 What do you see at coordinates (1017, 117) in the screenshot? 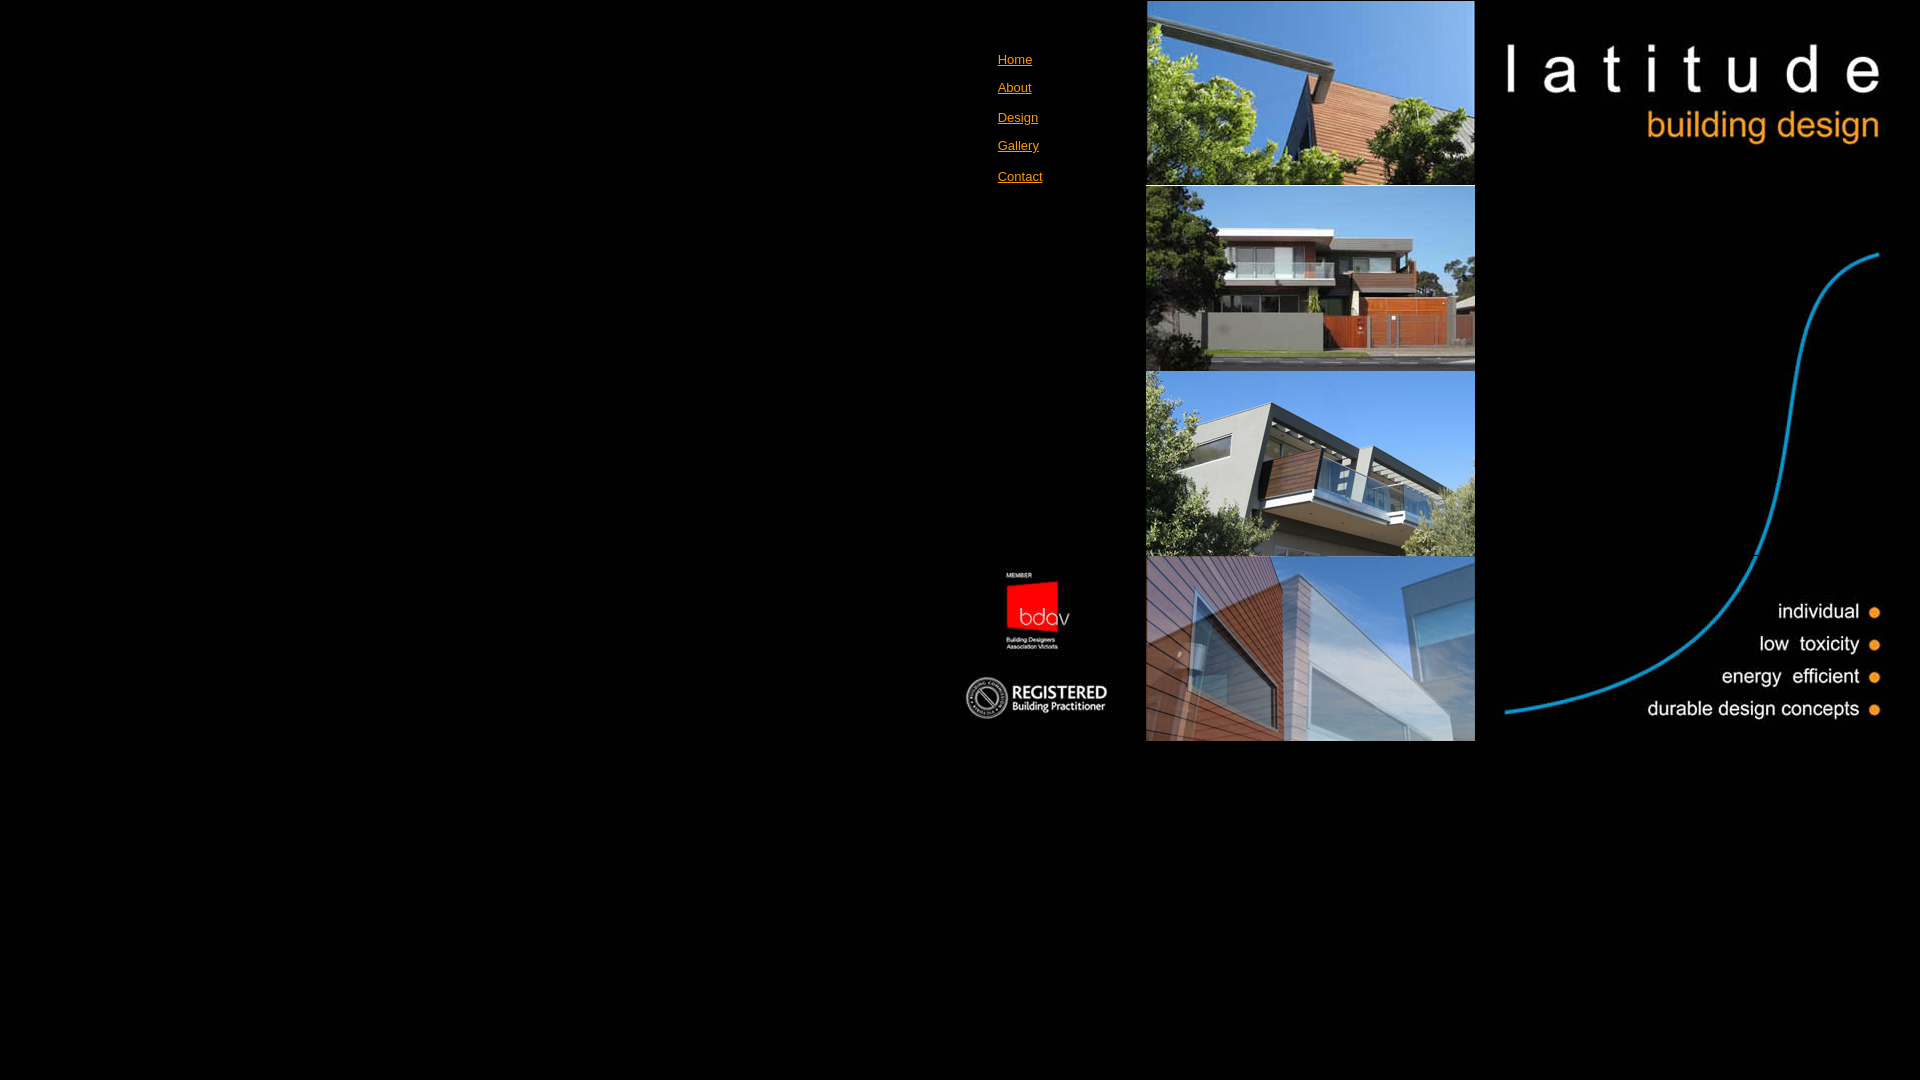
I see `'Design'` at bounding box center [1017, 117].